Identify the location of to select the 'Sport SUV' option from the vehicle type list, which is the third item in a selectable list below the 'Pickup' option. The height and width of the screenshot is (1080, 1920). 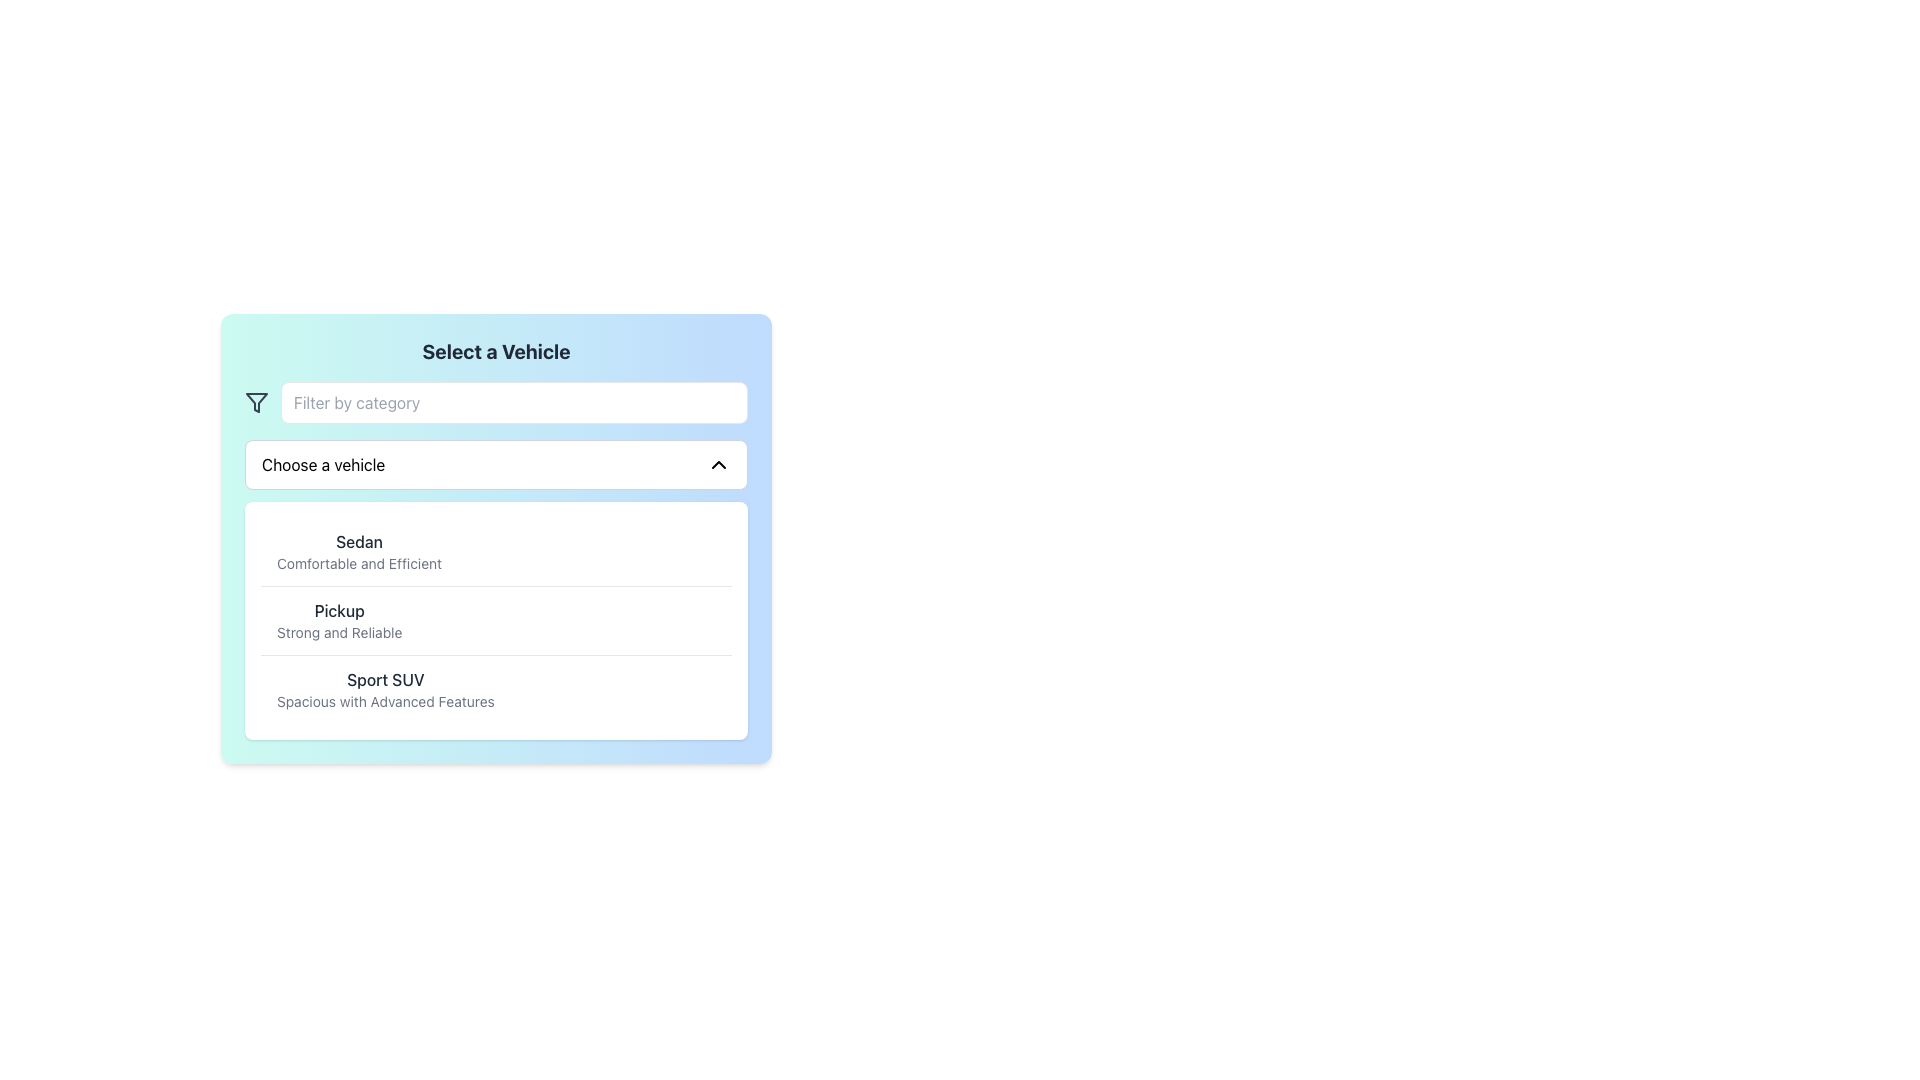
(385, 689).